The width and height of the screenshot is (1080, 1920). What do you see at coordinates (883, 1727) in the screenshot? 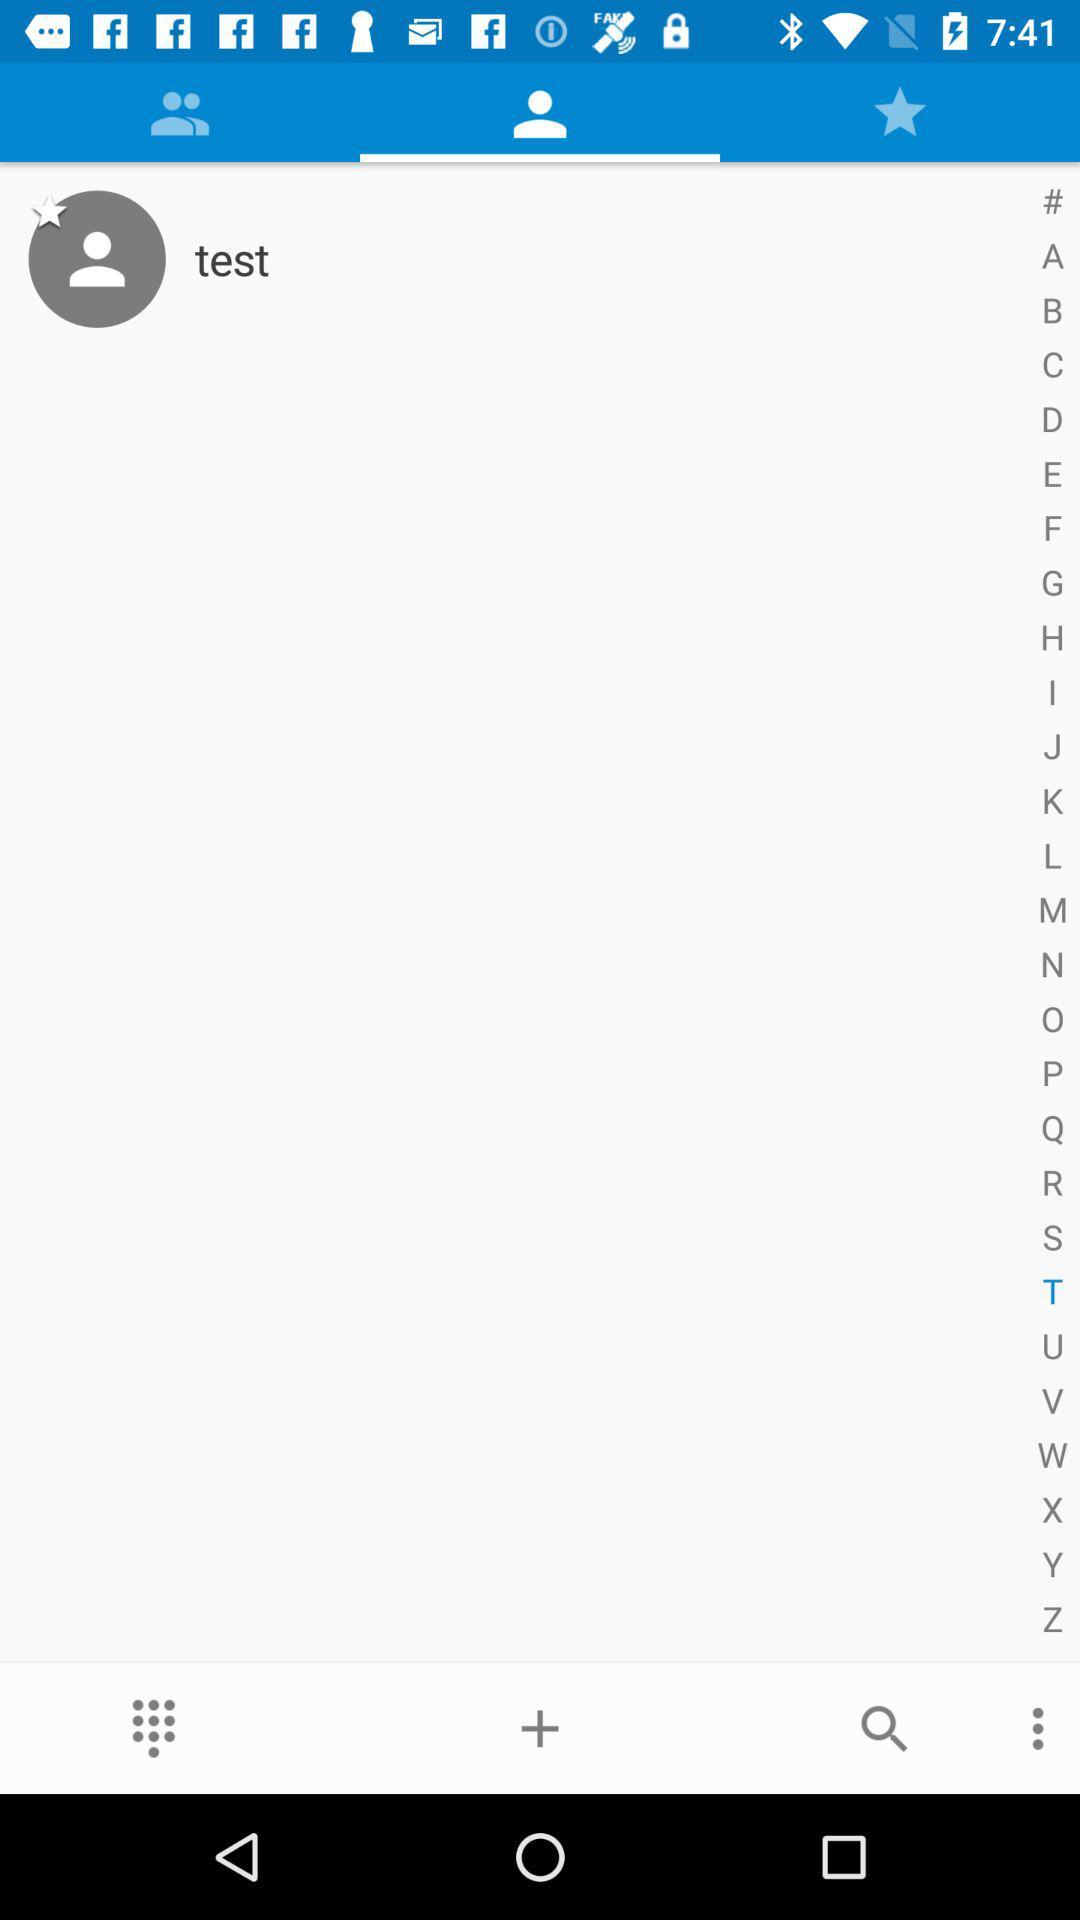
I see `the search icon` at bounding box center [883, 1727].